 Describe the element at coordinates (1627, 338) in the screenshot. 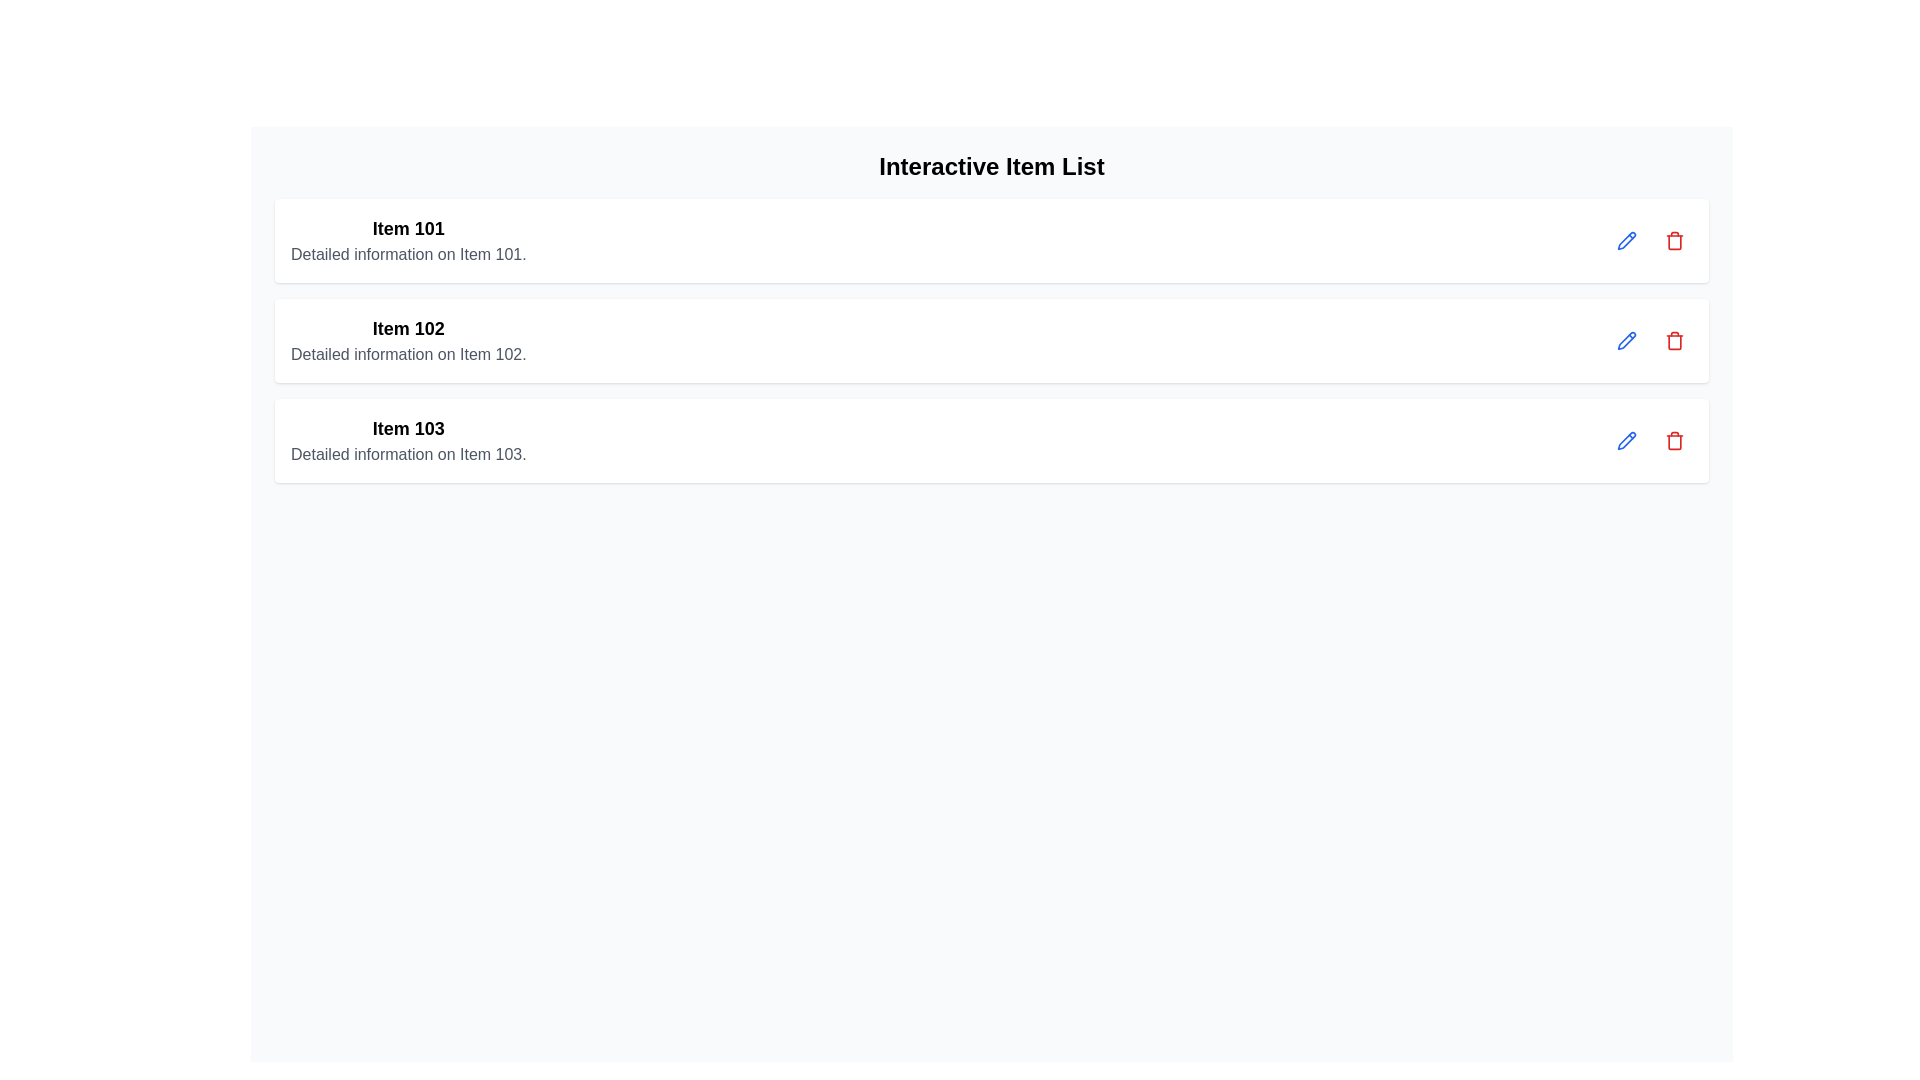

I see `the pencil icon button located in the rightmost section of the second row in the 'Interactive Item List' to initiate editing for 'Item 102.'` at that location.